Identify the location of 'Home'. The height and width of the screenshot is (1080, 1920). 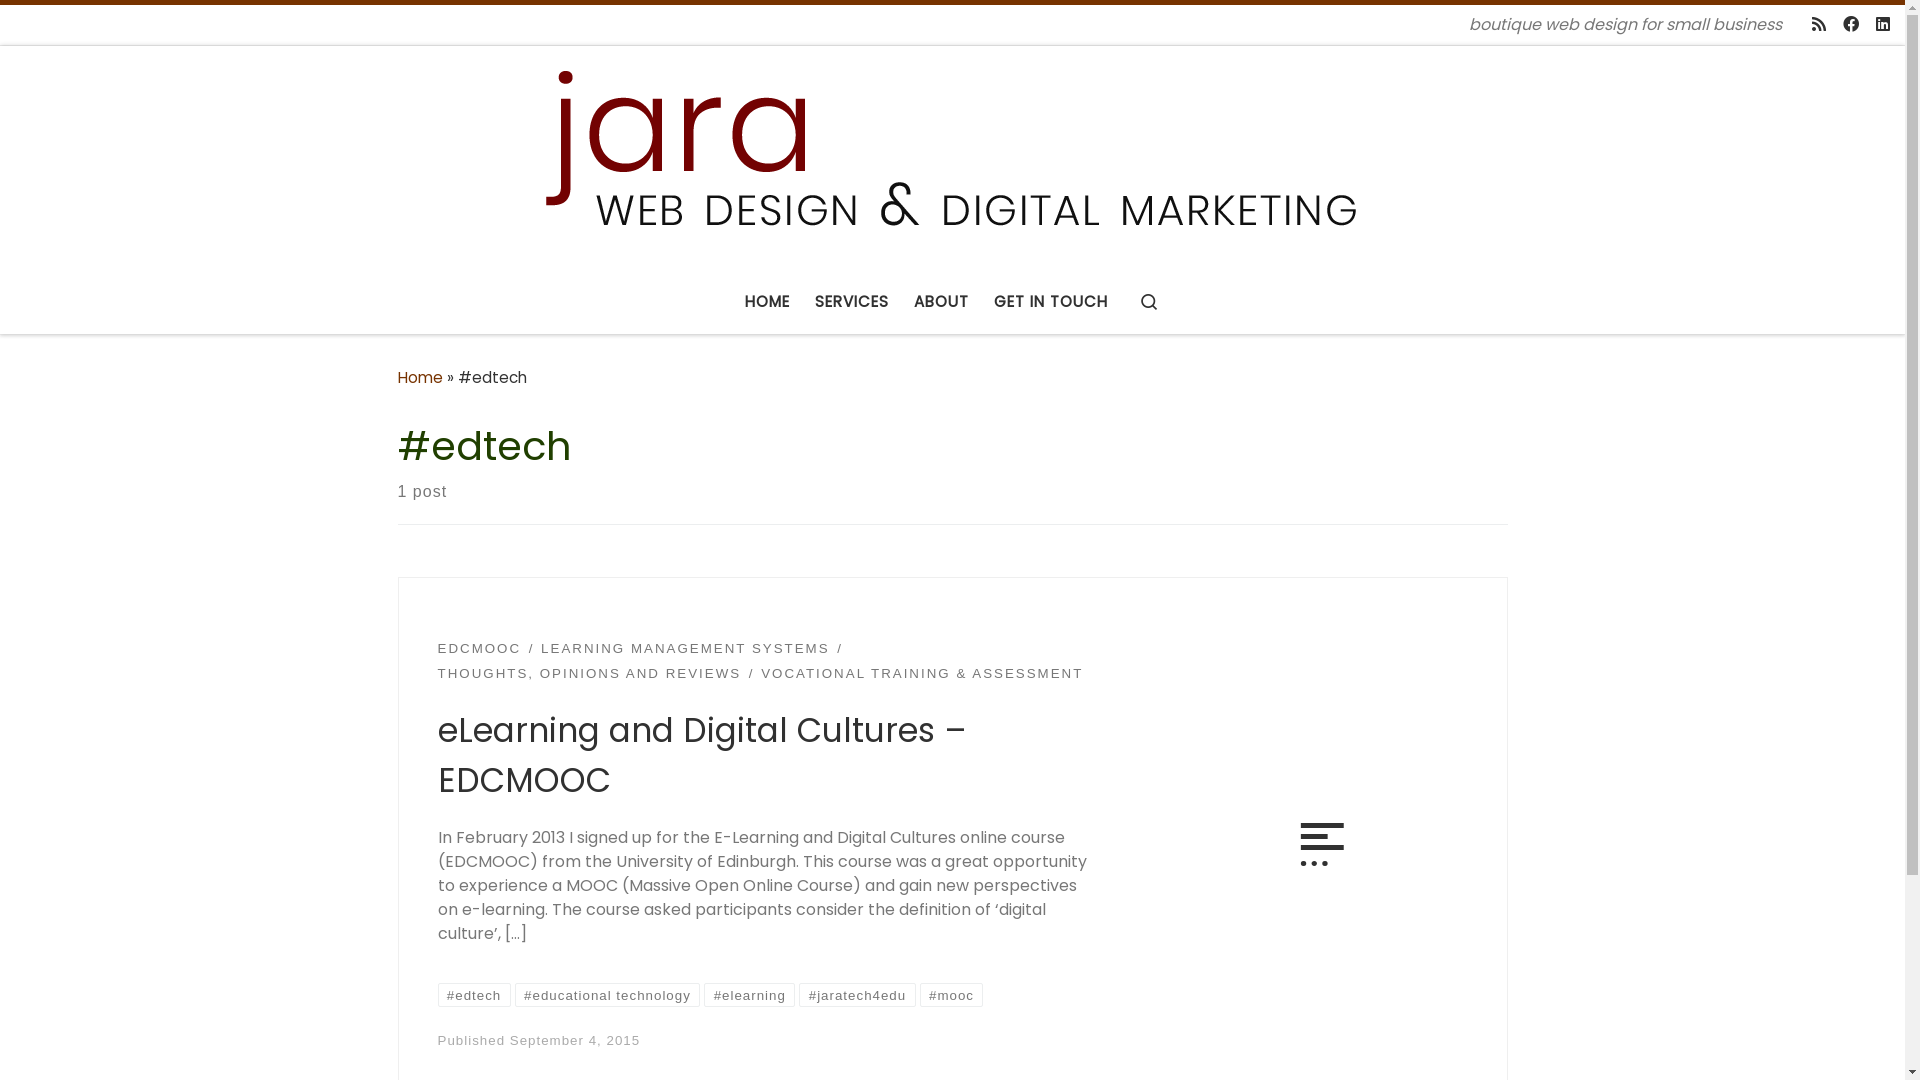
(419, 377).